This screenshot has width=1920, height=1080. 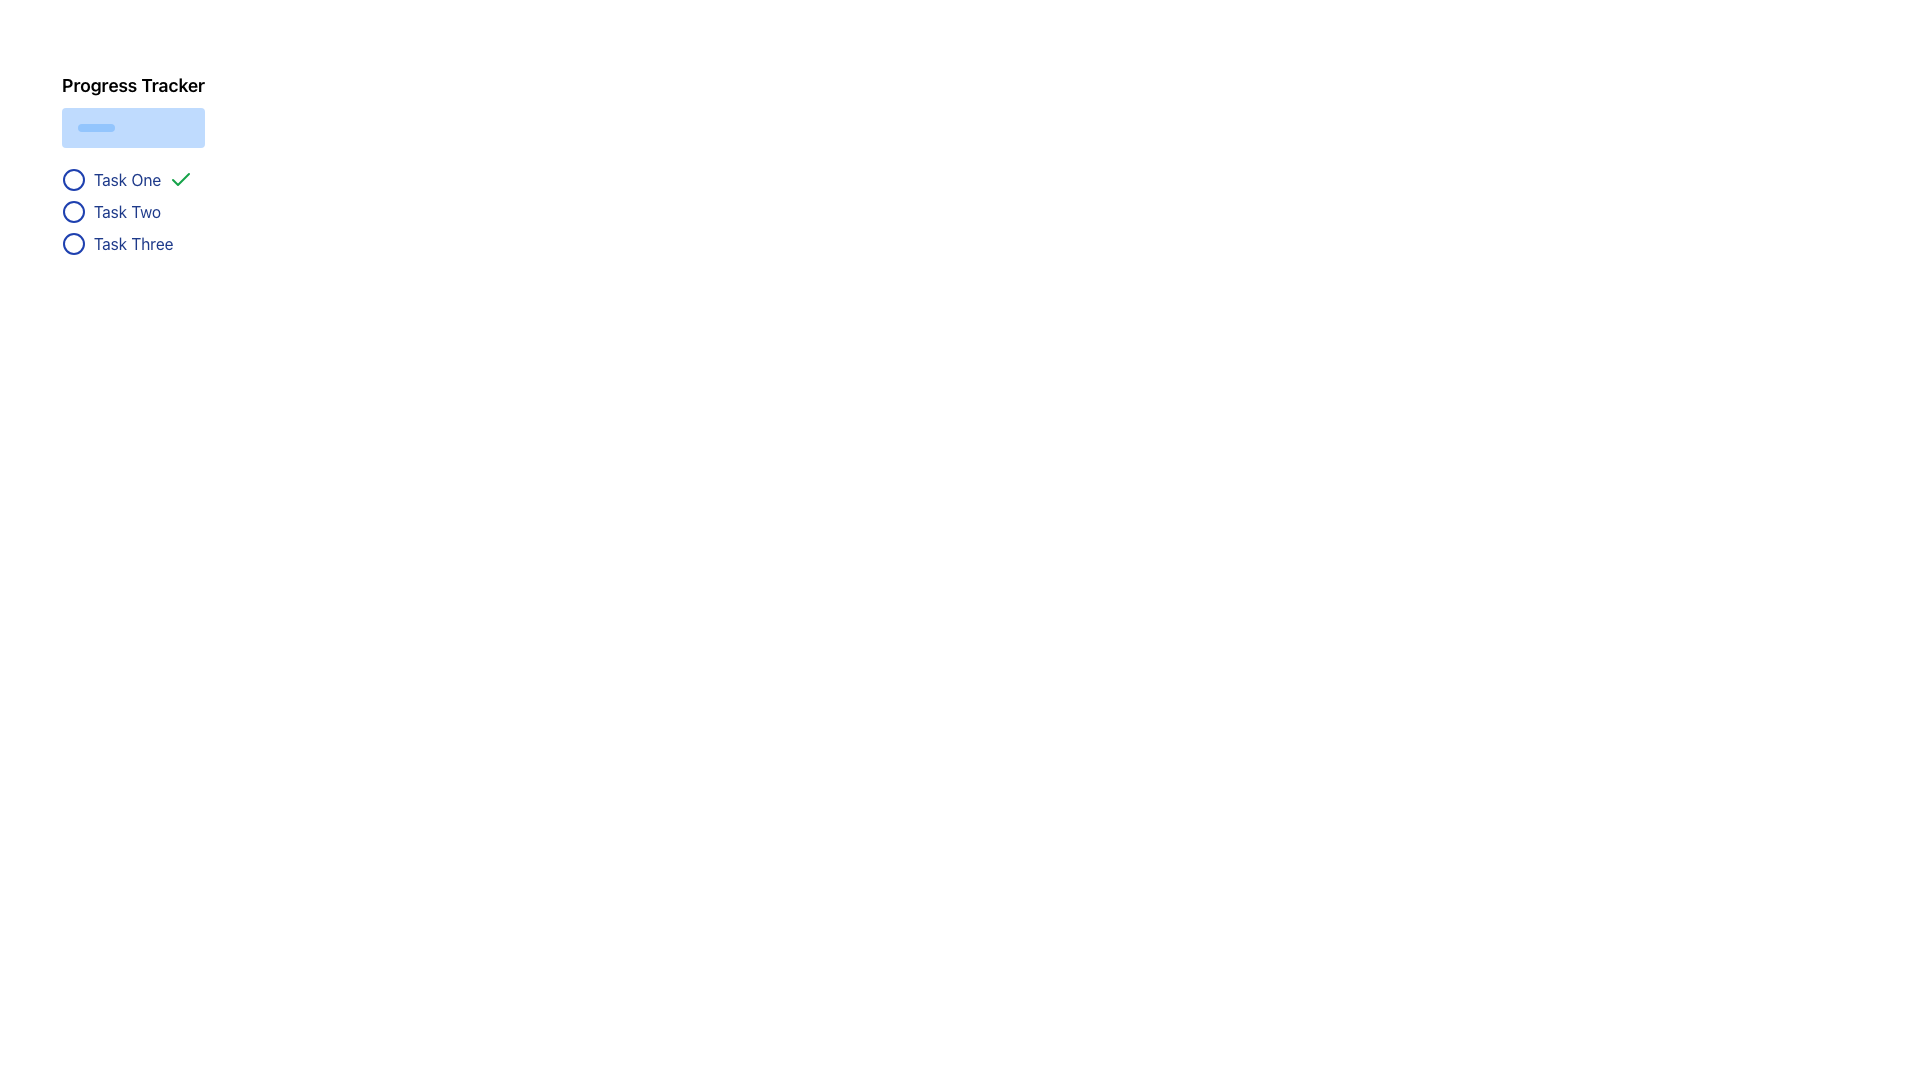 I want to click on the small blue circular icon with a solid border next to the text 'Task Three' in the progress tracker interface, so click(x=73, y=242).